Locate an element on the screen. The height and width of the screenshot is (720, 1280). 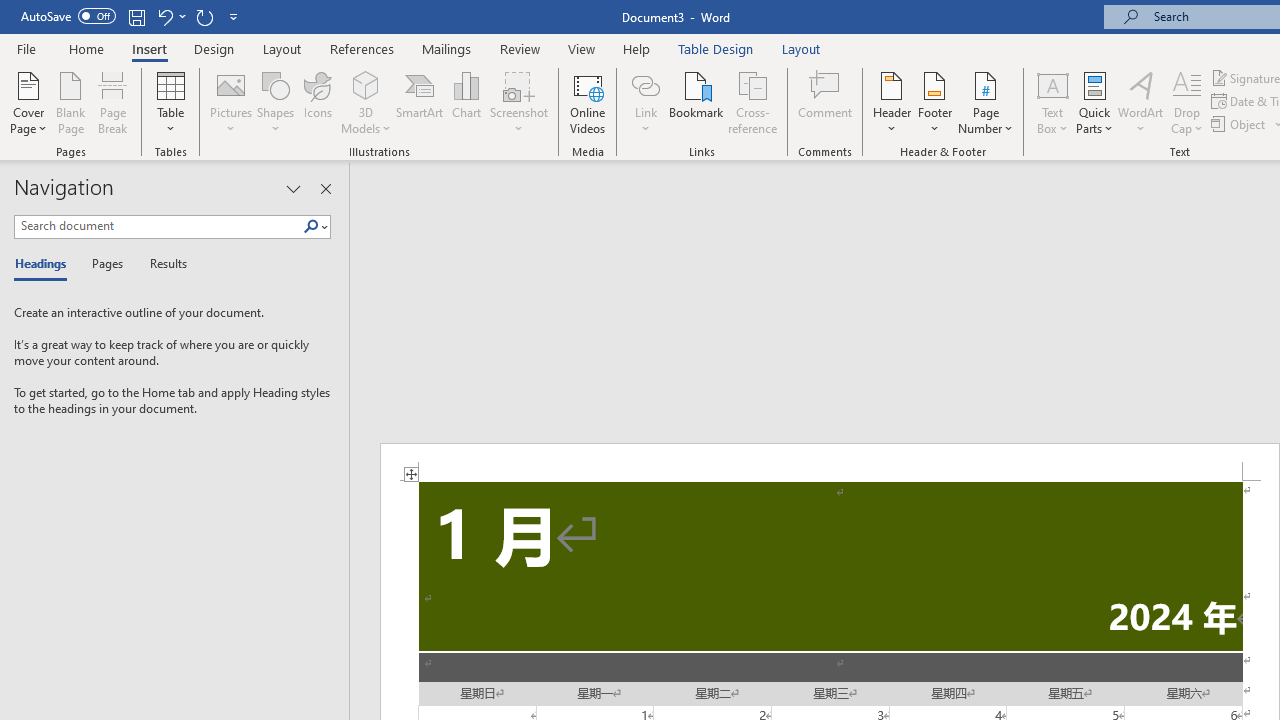
'Repeat Doc Close' is located at coordinates (204, 16).